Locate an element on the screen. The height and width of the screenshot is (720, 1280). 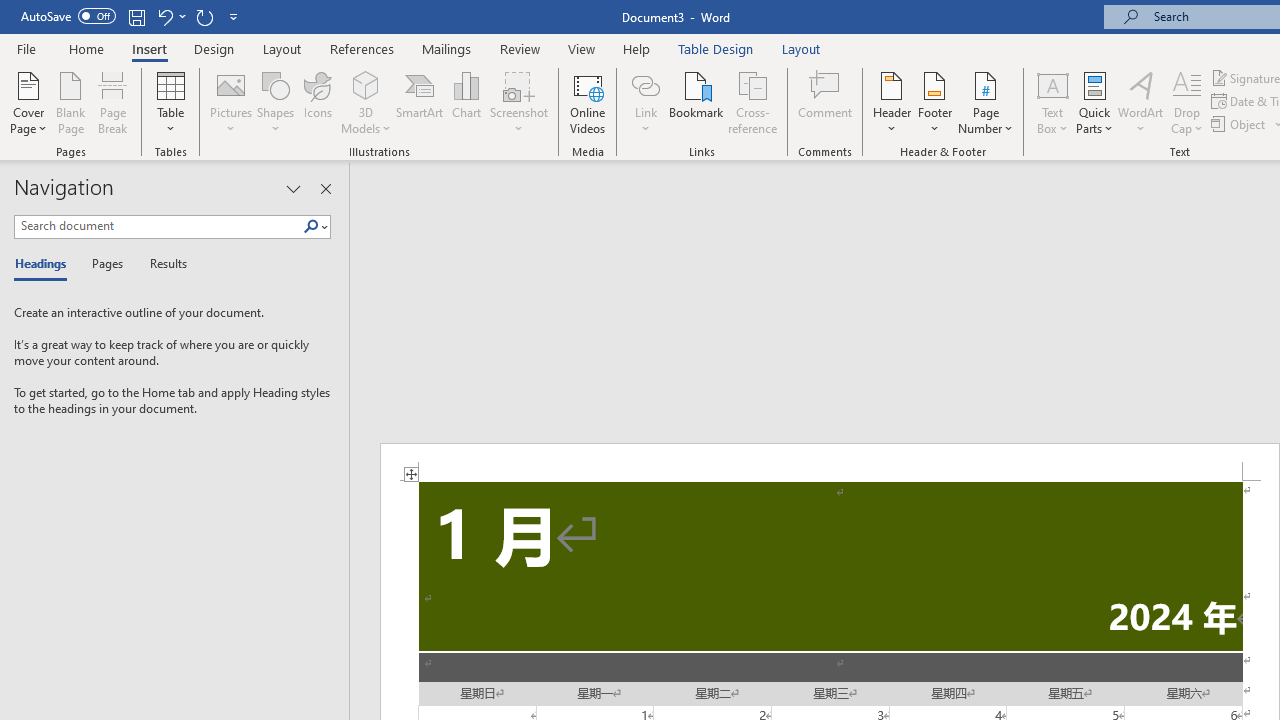
'Repeat Doc Close' is located at coordinates (204, 16).